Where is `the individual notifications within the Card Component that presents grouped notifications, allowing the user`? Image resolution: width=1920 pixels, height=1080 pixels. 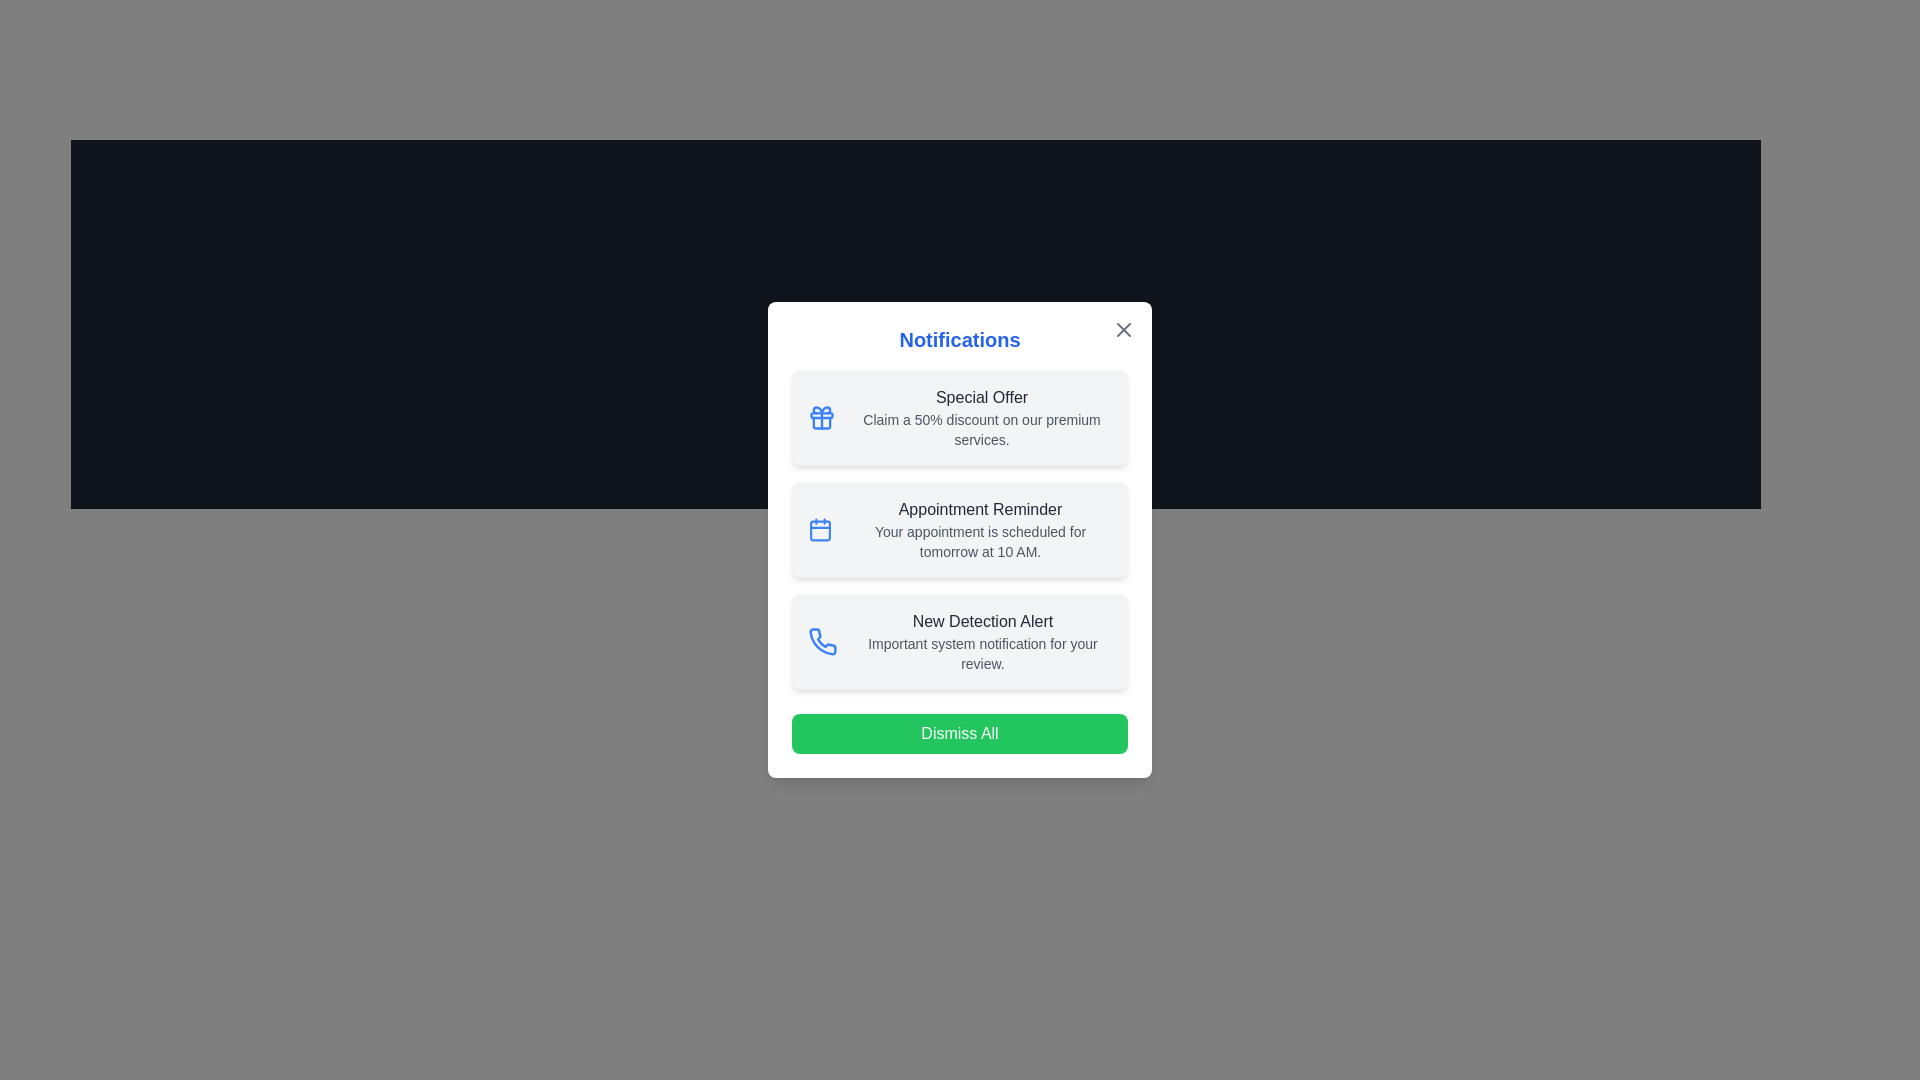 the individual notifications within the Card Component that presents grouped notifications, allowing the user is located at coordinates (960, 540).